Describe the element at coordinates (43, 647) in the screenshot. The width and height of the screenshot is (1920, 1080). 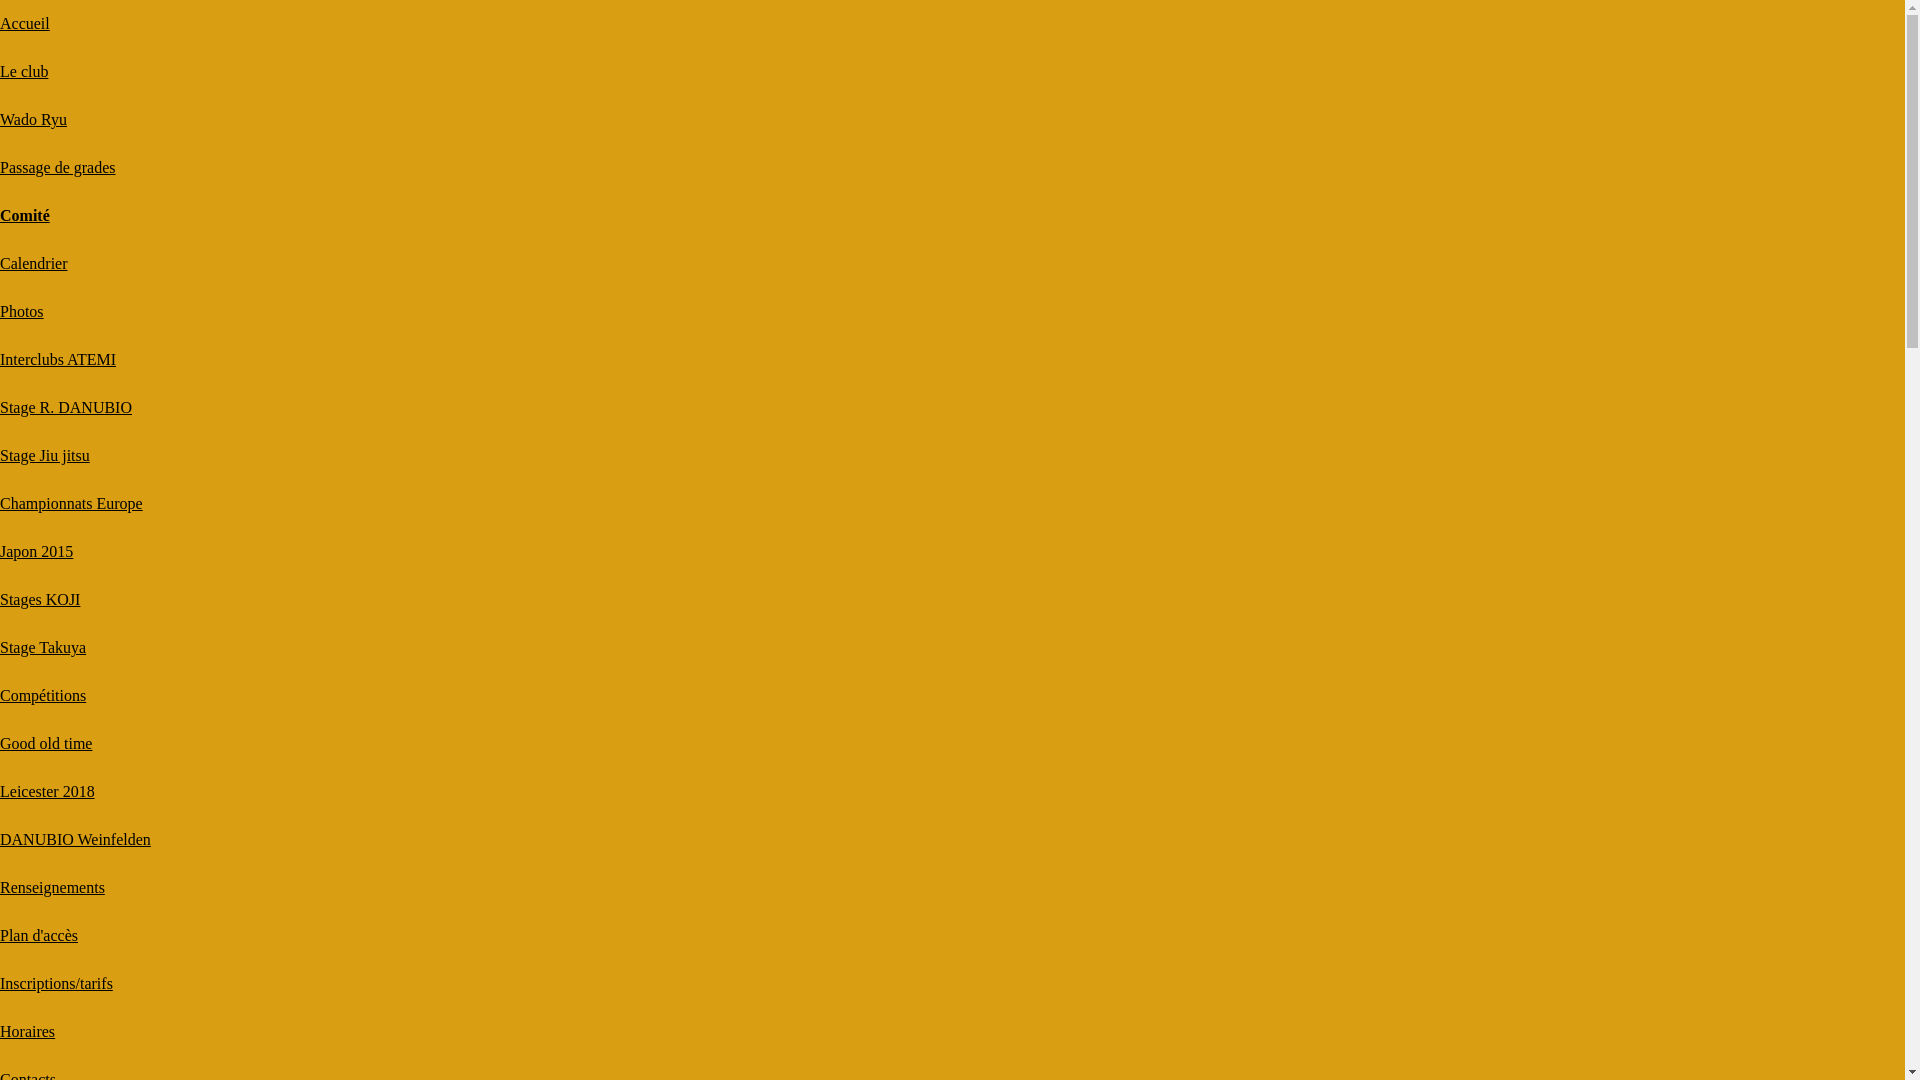
I see `'Stage Takuya'` at that location.